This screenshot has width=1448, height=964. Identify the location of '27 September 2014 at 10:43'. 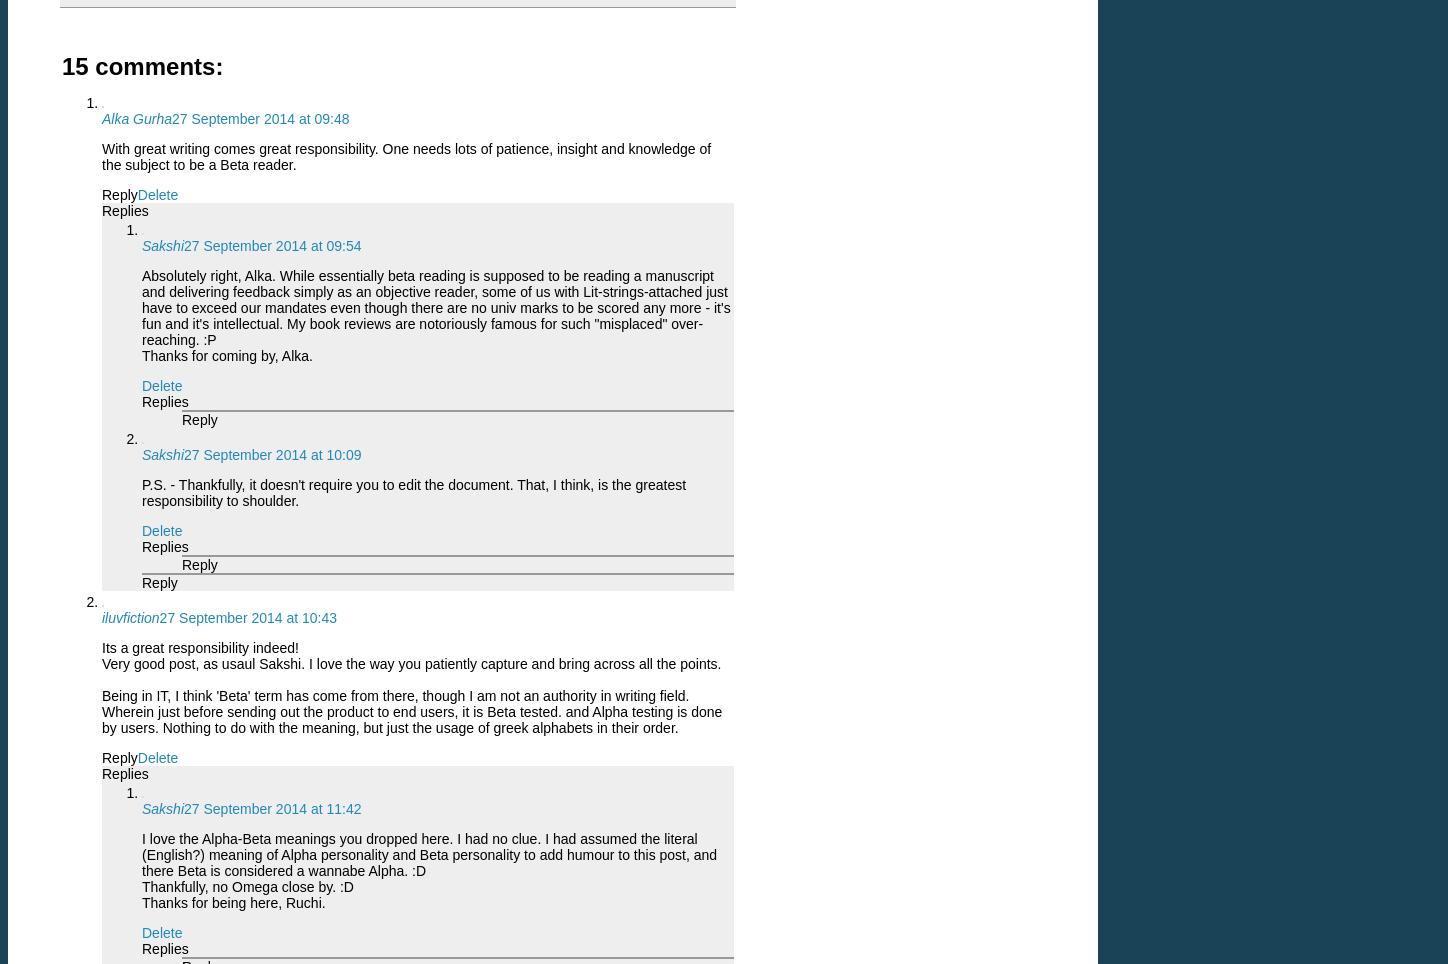
(248, 616).